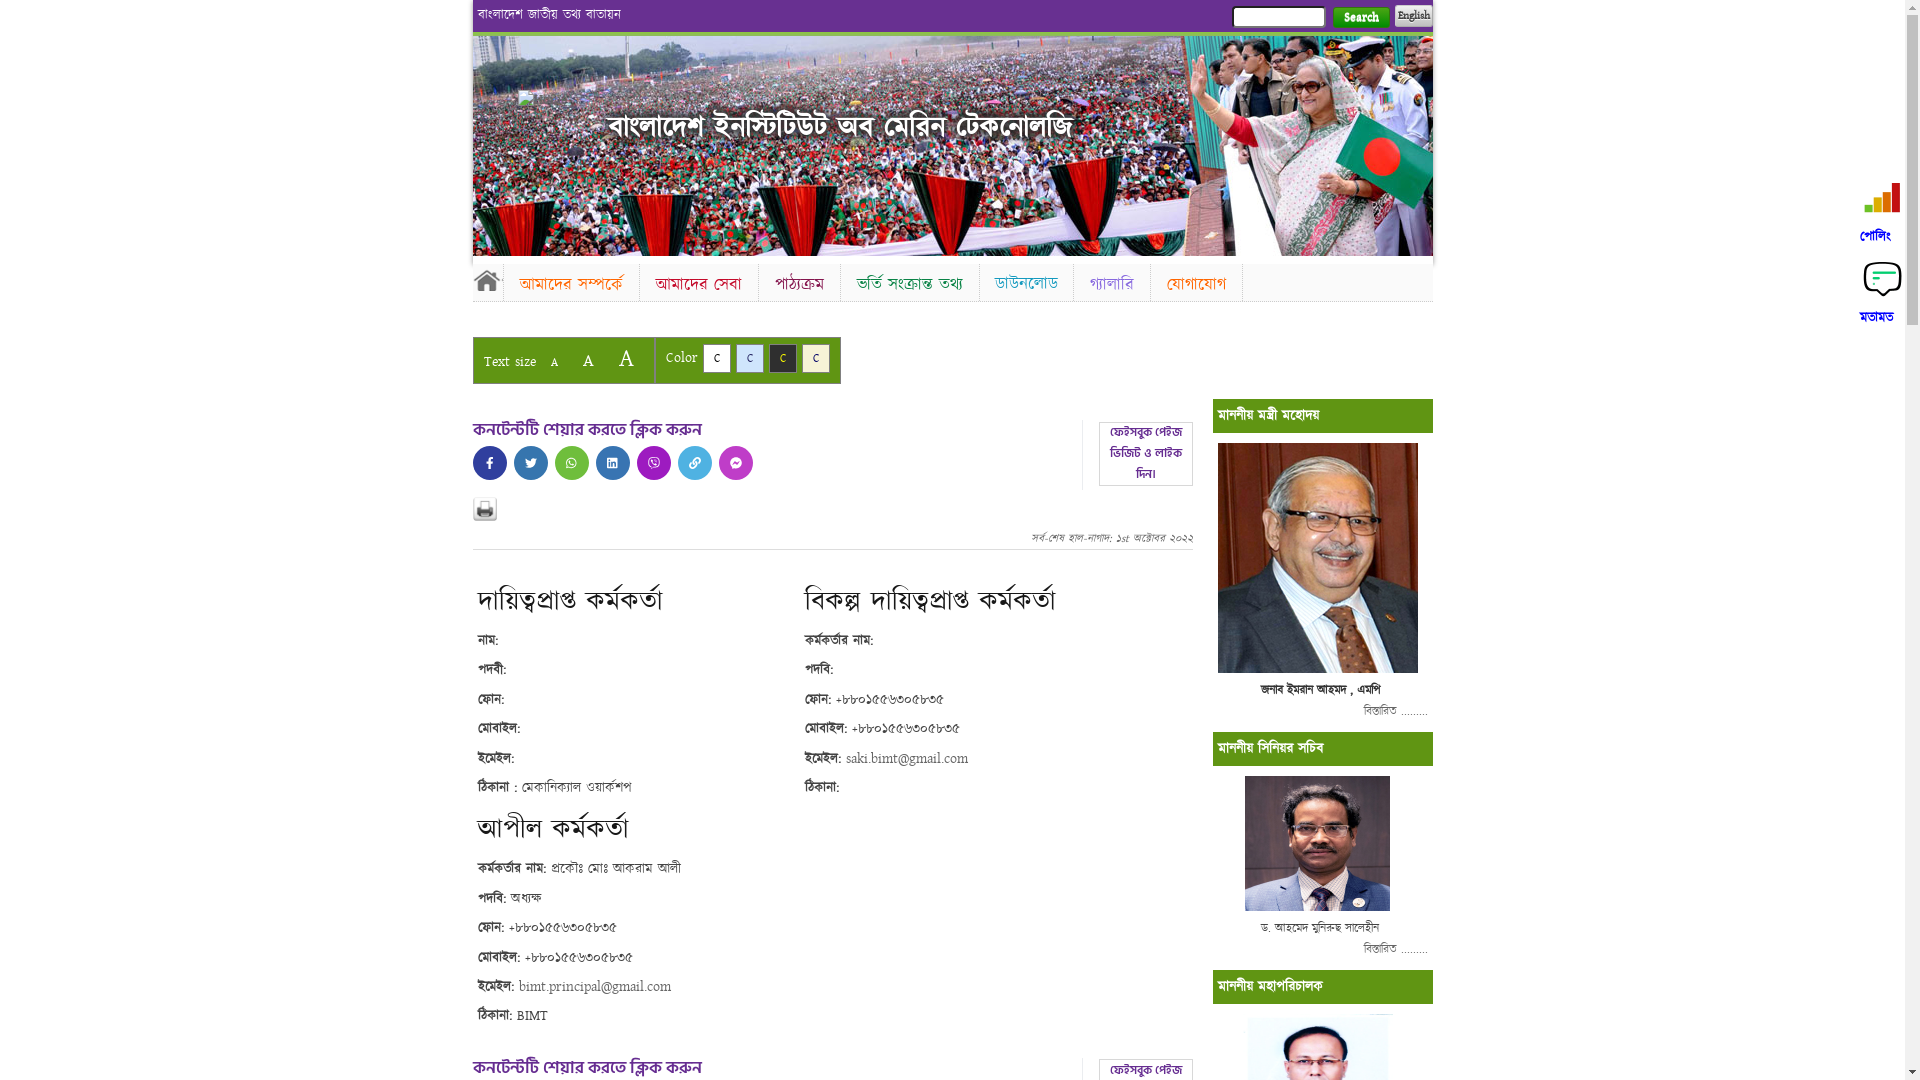 Image resolution: width=1920 pixels, height=1080 pixels. What do you see at coordinates (1360, 17) in the screenshot?
I see `'Search'` at bounding box center [1360, 17].